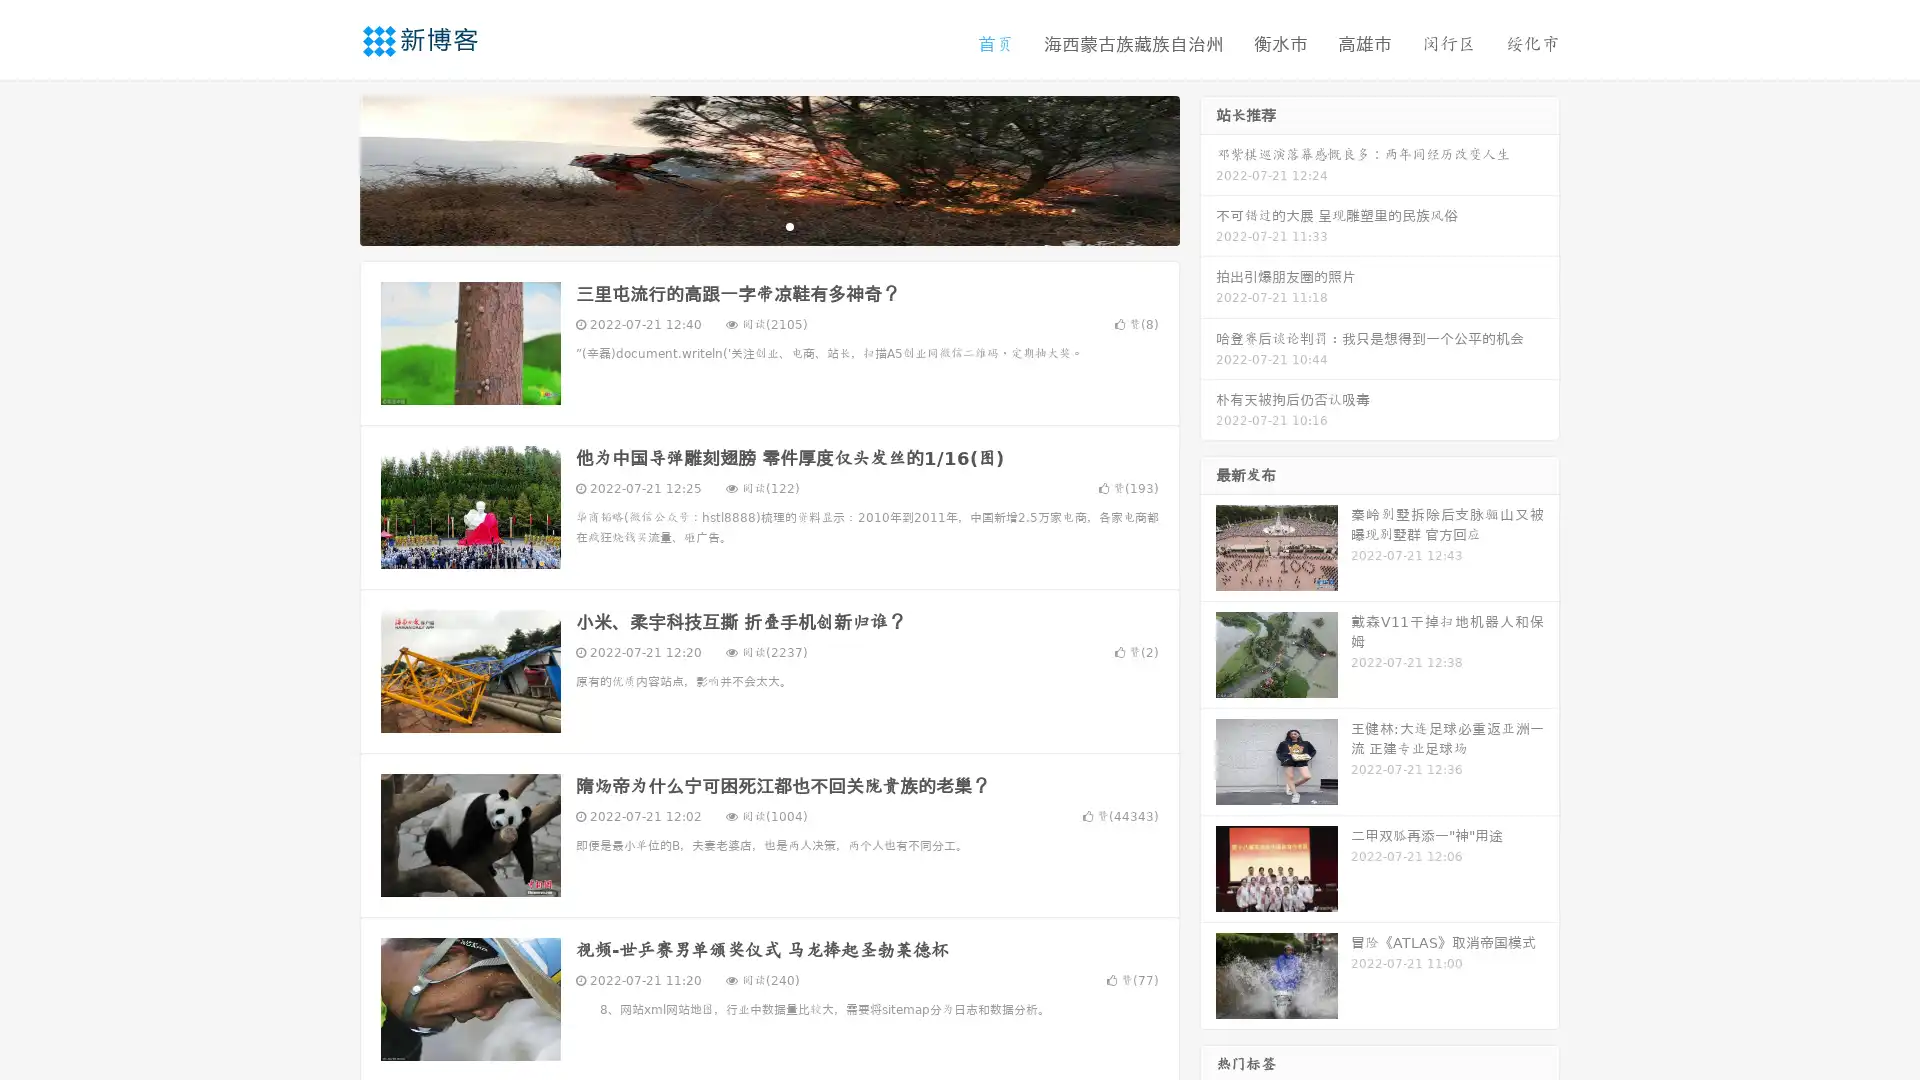 The width and height of the screenshot is (1920, 1080). I want to click on Next slide, so click(1208, 168).